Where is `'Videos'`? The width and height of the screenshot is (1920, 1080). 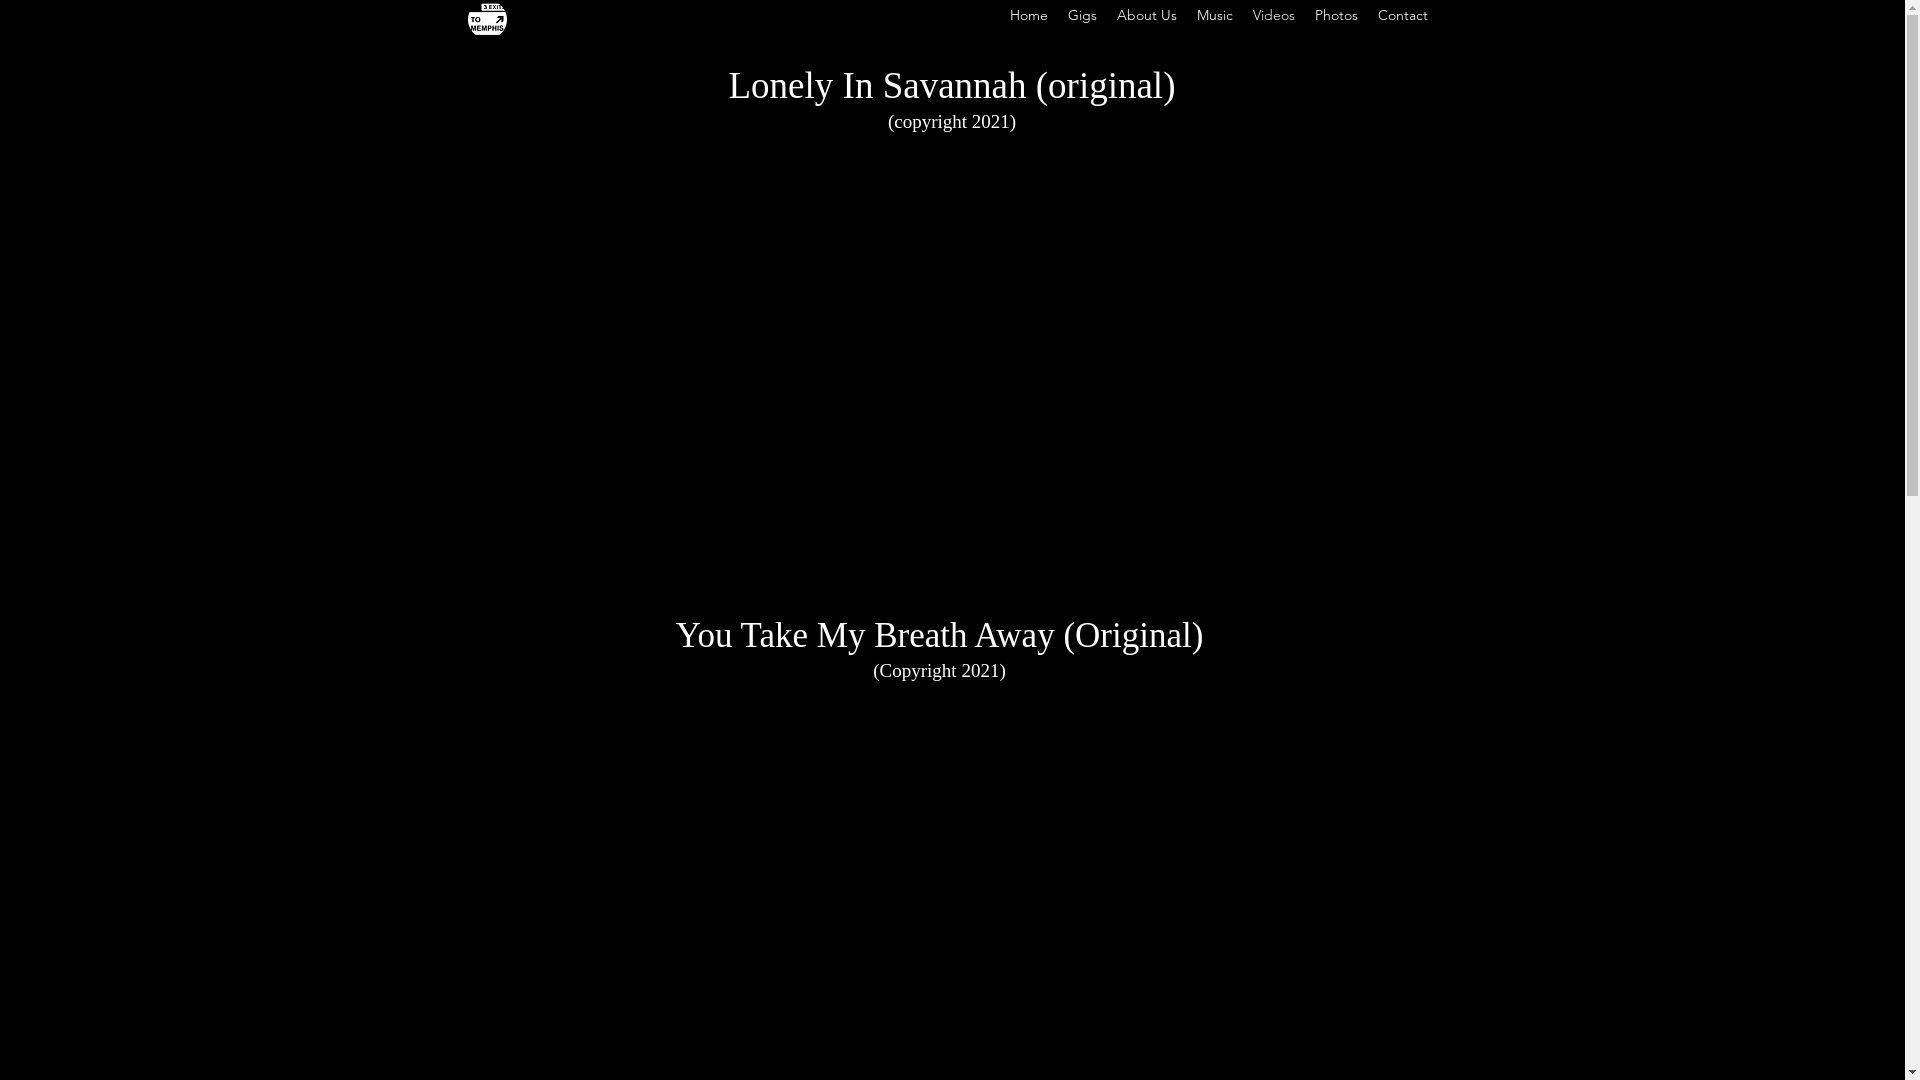
'Videos' is located at coordinates (1271, 15).